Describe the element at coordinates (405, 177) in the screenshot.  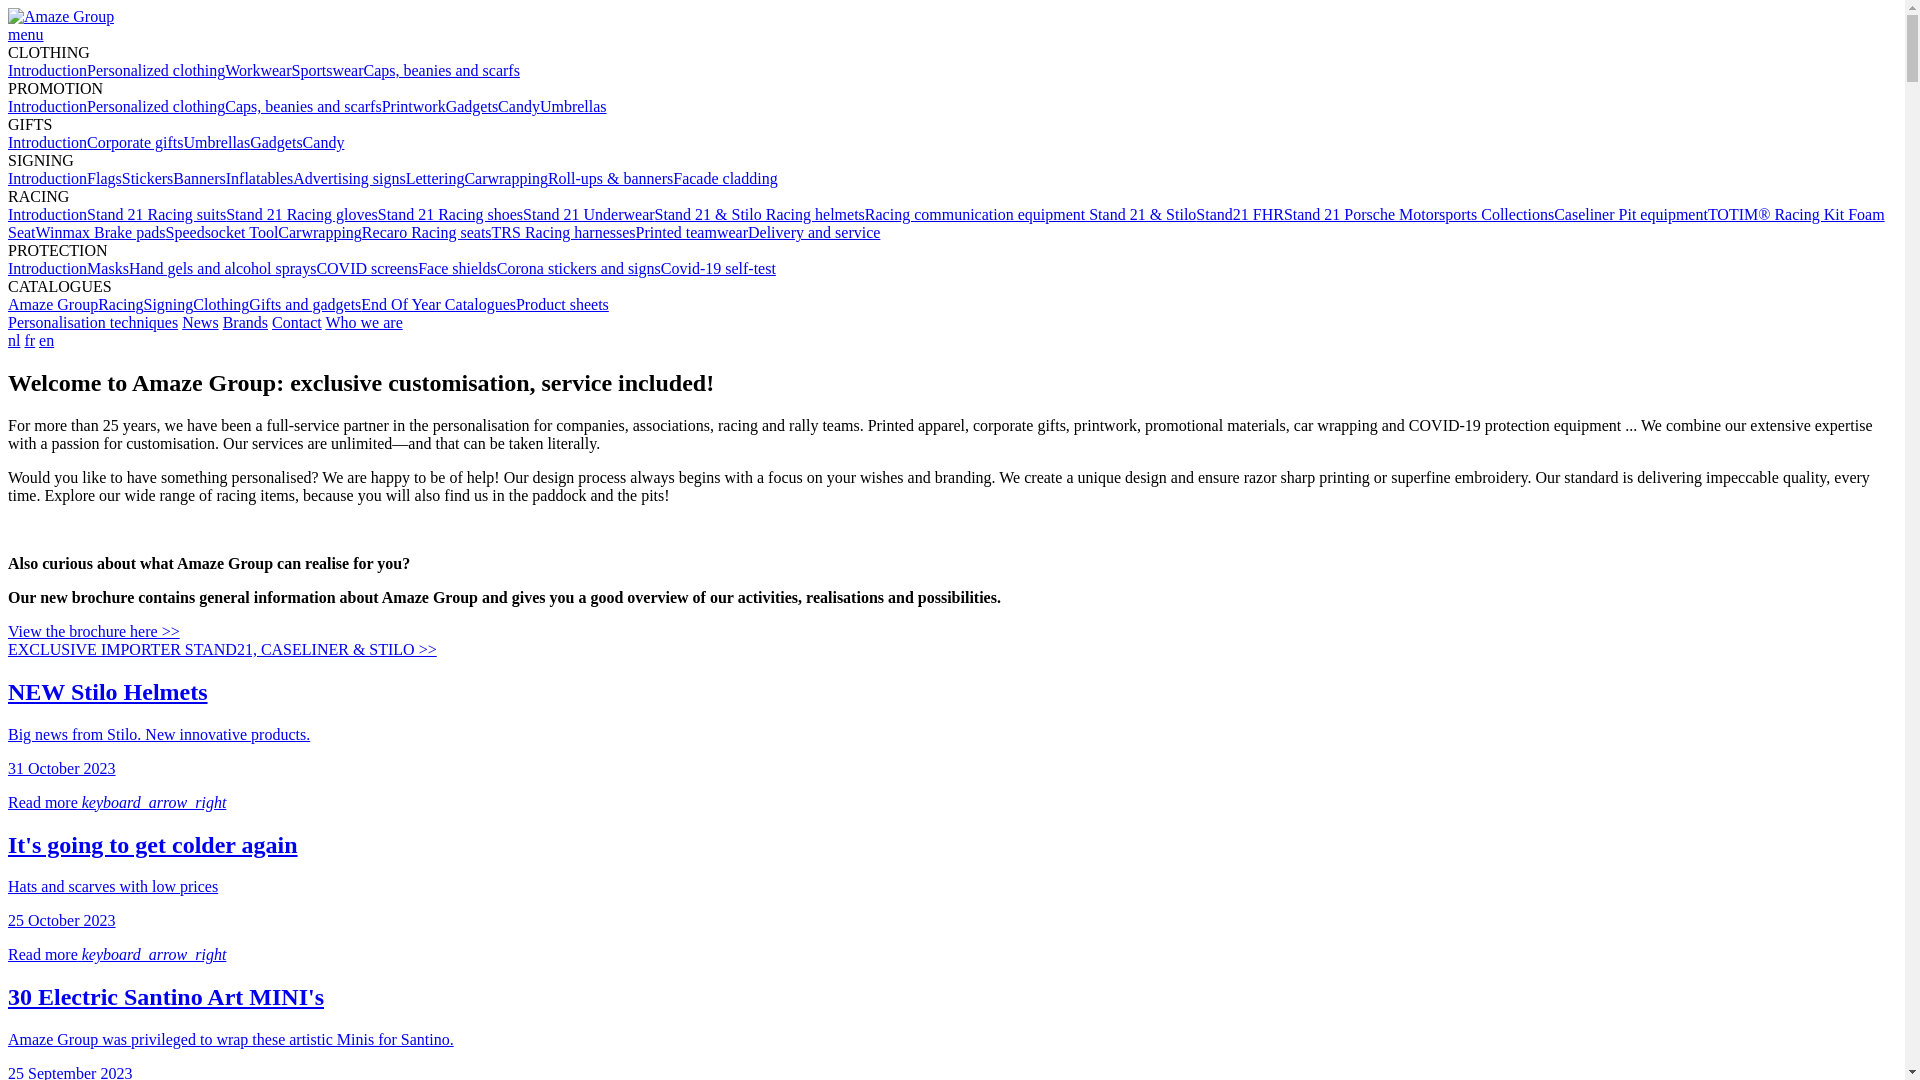
I see `'Lettering'` at that location.